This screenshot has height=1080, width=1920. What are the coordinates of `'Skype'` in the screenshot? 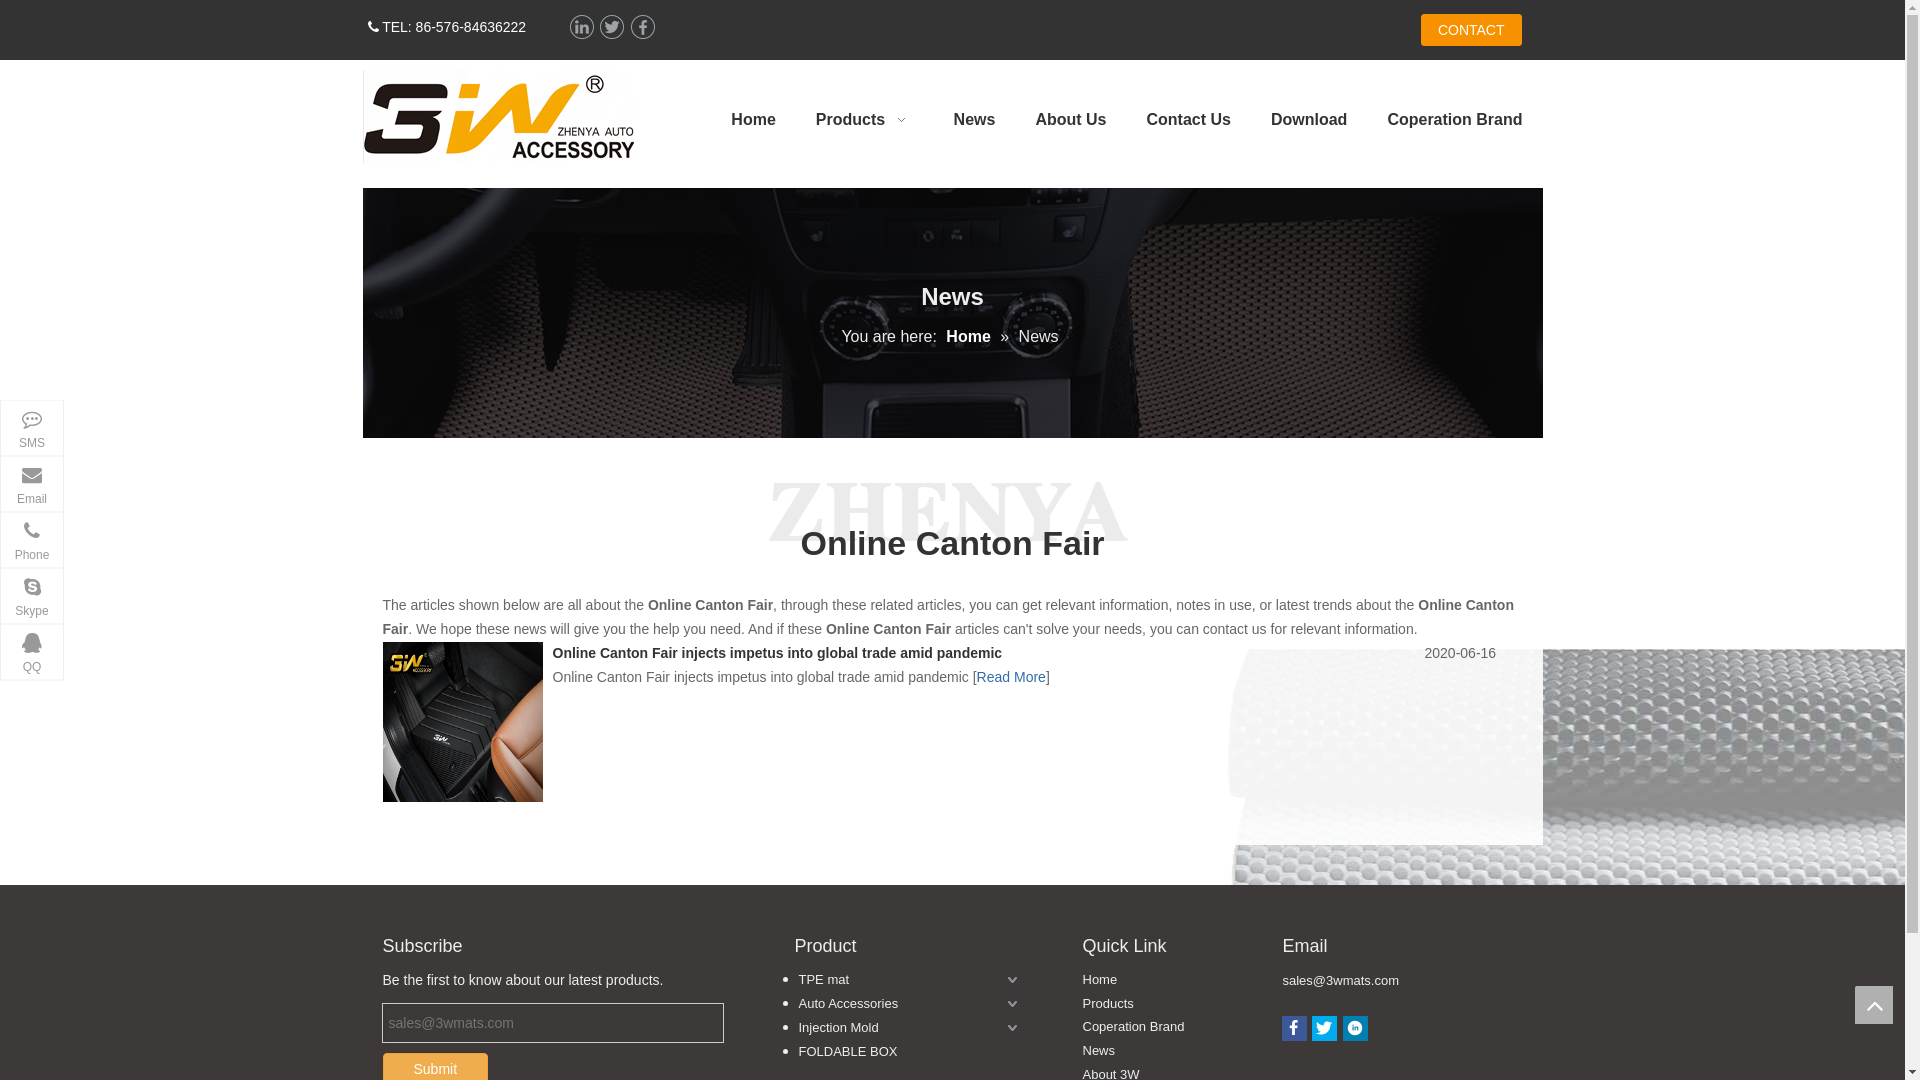 It's located at (32, 595).